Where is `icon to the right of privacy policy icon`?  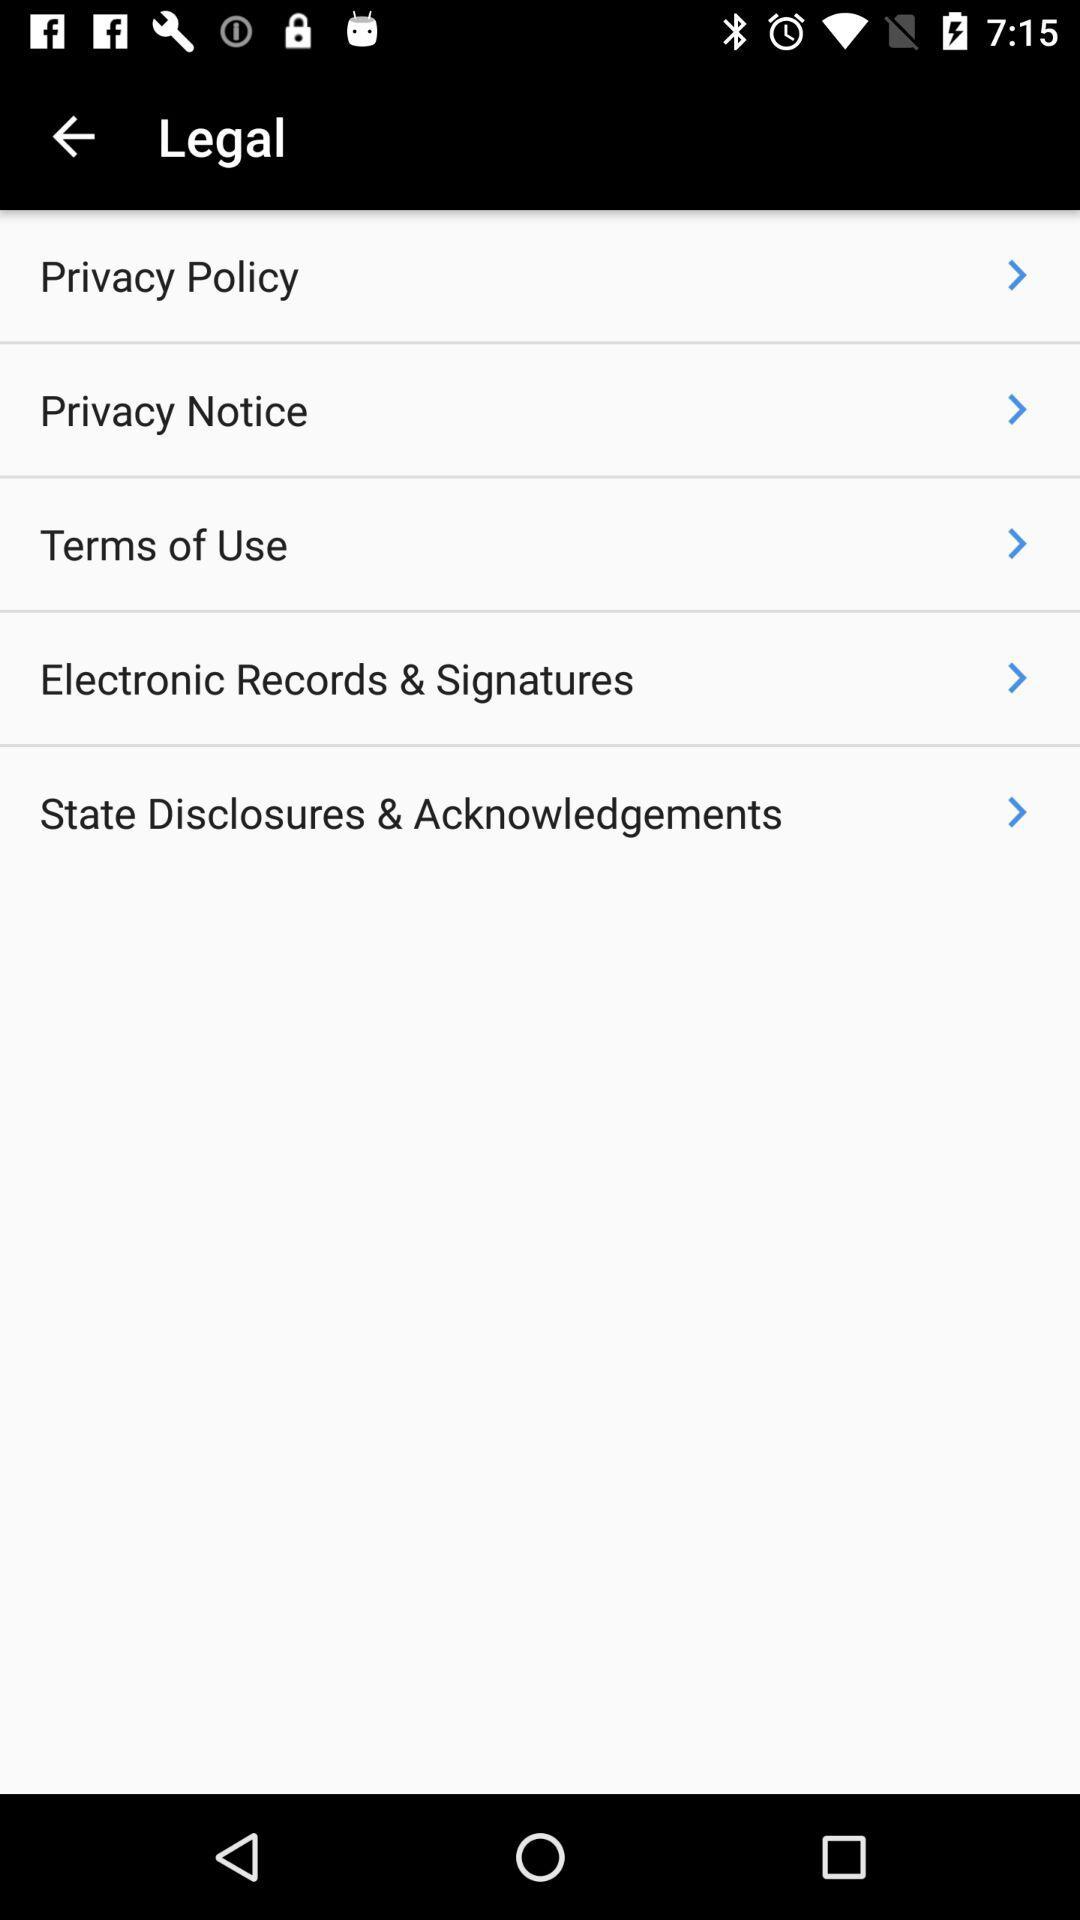 icon to the right of privacy policy icon is located at coordinates (1017, 274).